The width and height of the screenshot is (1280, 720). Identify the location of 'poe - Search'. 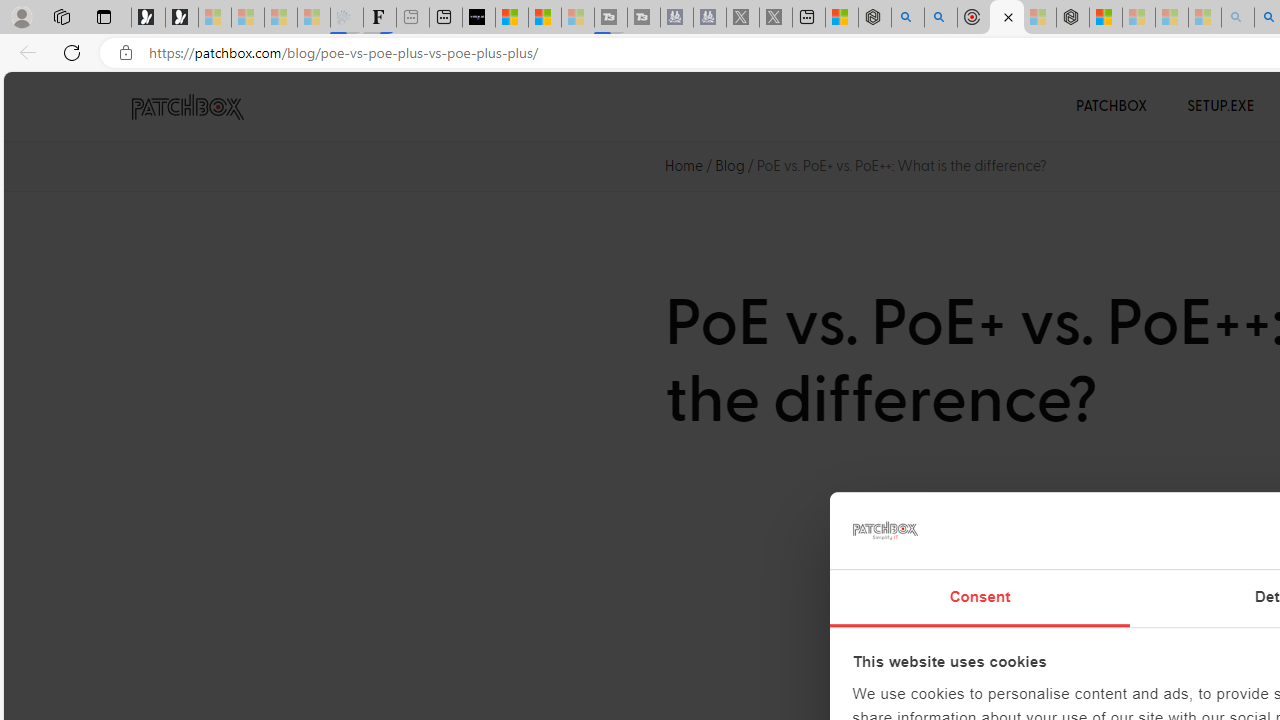
(907, 17).